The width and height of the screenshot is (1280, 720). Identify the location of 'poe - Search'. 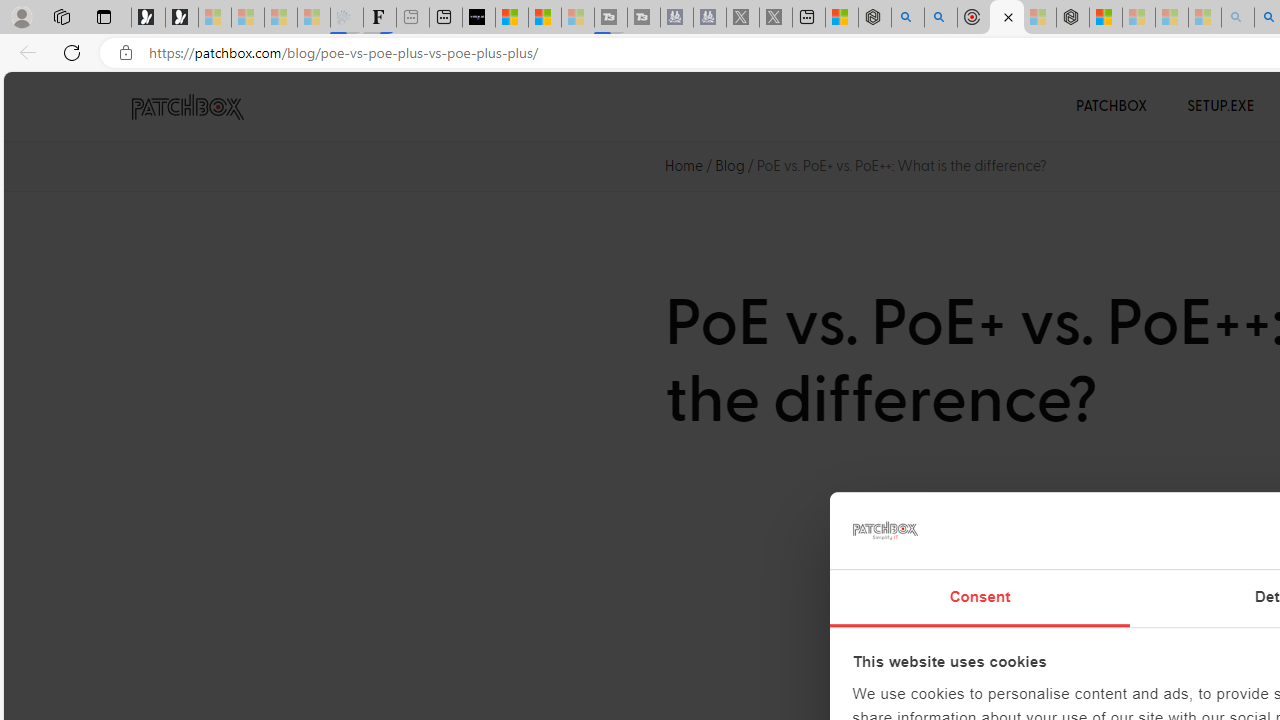
(907, 17).